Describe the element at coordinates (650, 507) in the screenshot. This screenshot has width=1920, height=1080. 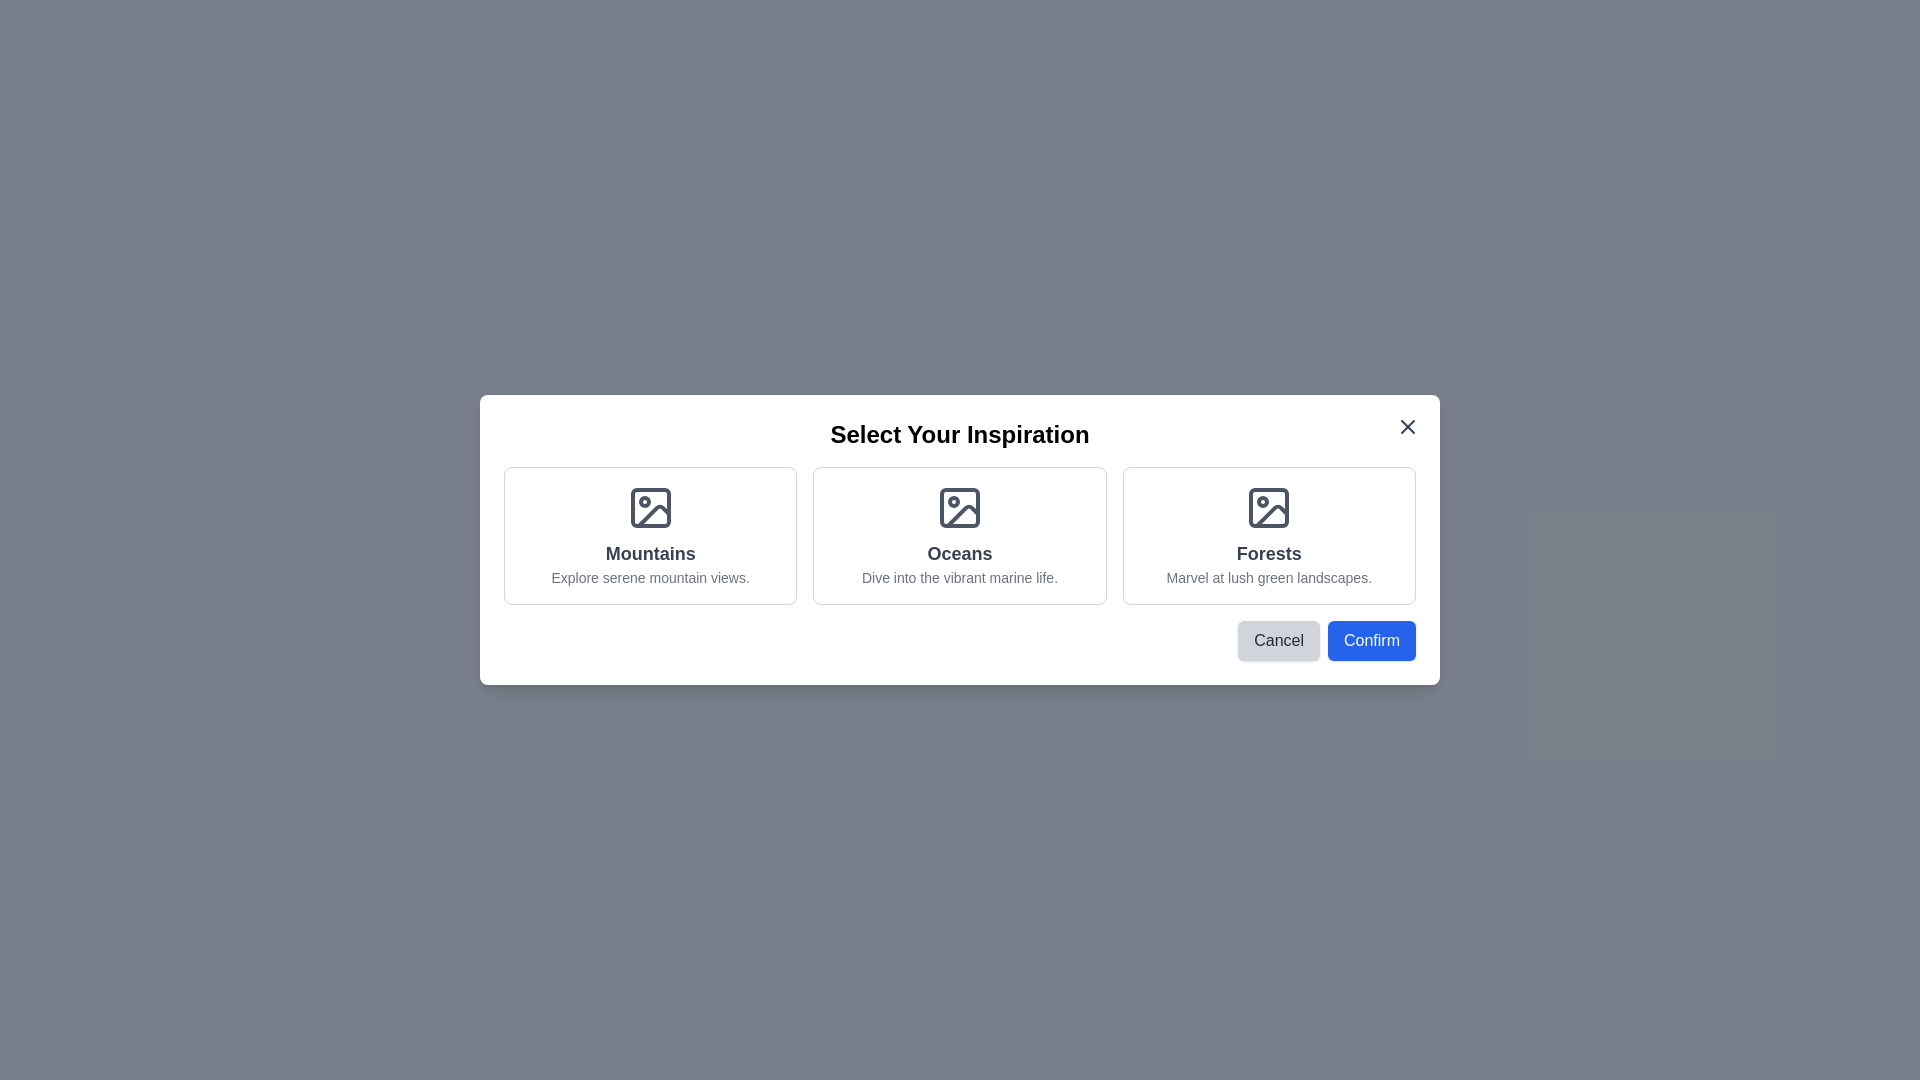
I see `the decorative square element that visually structures the 'Mountains' icon in the first column of options within the 'Select Your Inspiration' dialog` at that location.